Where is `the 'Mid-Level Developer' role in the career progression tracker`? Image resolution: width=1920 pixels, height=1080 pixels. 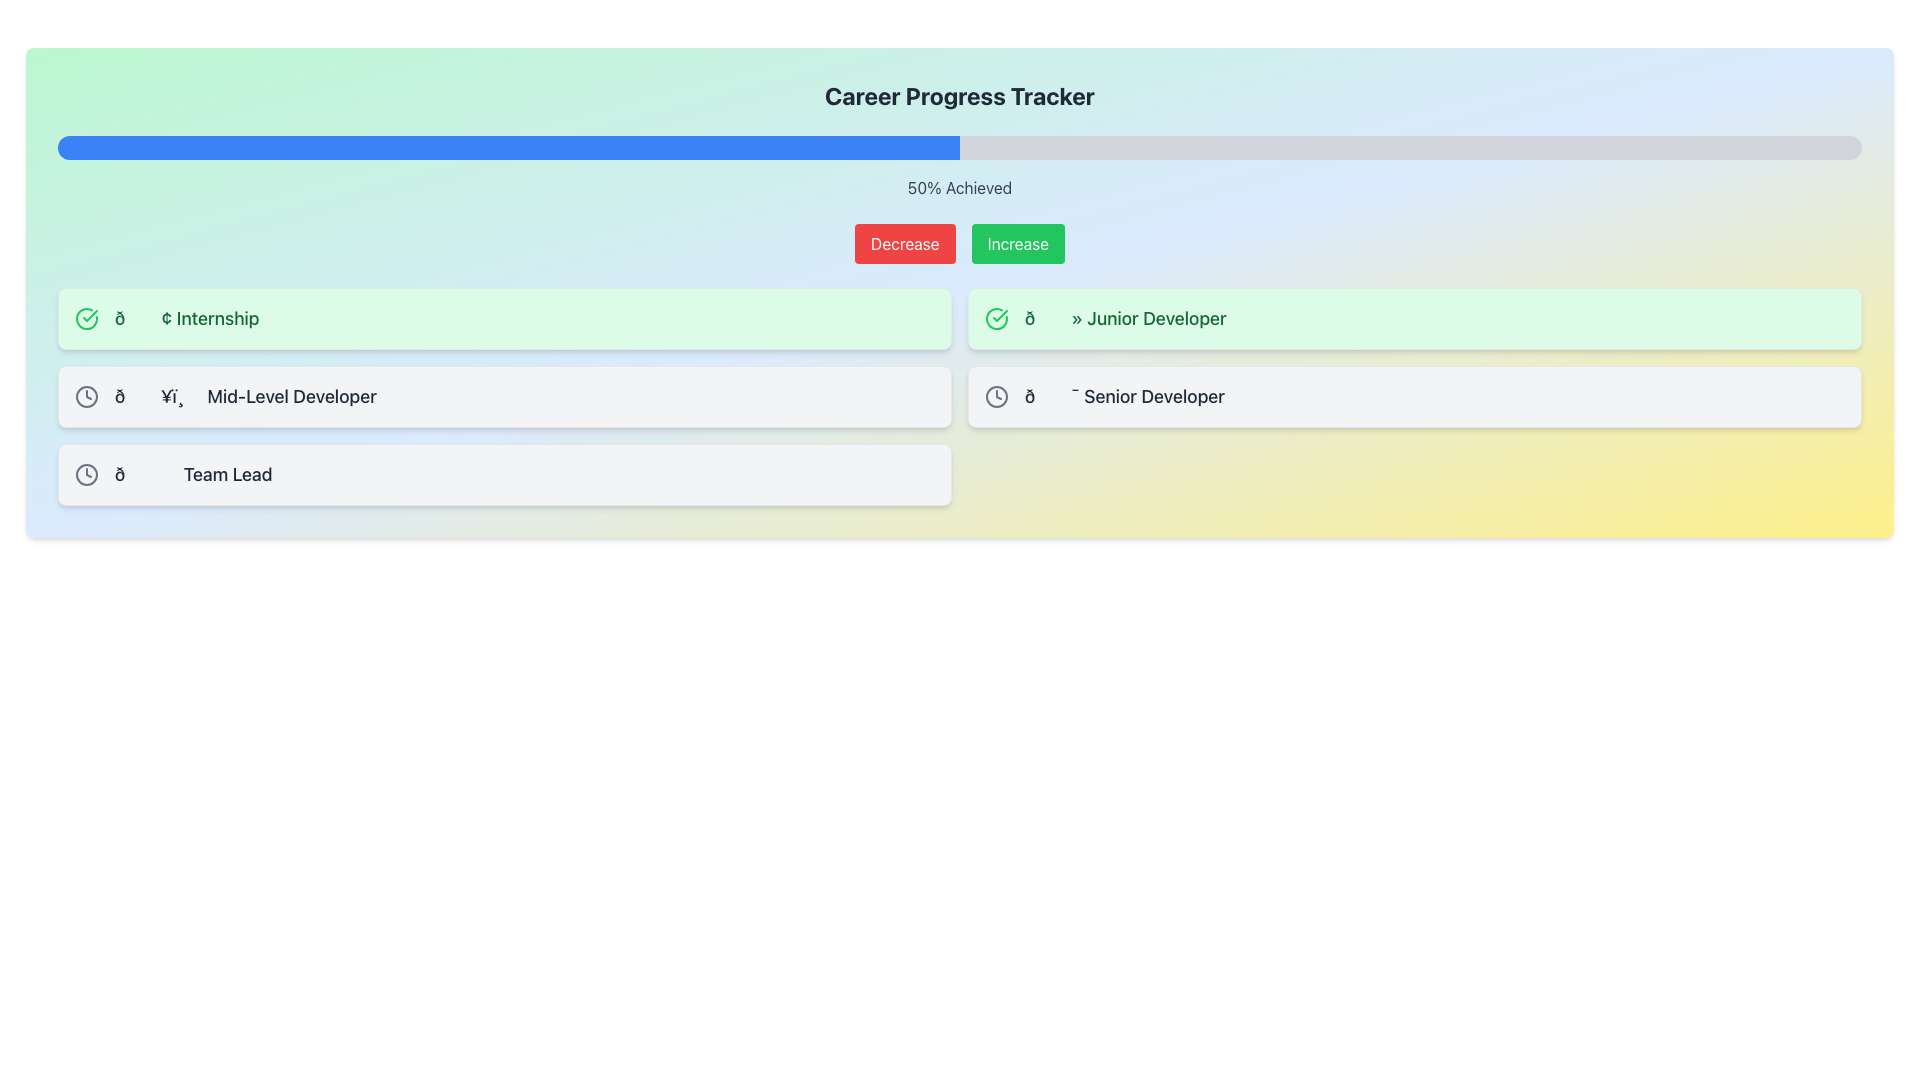
the 'Mid-Level Developer' role in the career progression tracker is located at coordinates (504, 397).